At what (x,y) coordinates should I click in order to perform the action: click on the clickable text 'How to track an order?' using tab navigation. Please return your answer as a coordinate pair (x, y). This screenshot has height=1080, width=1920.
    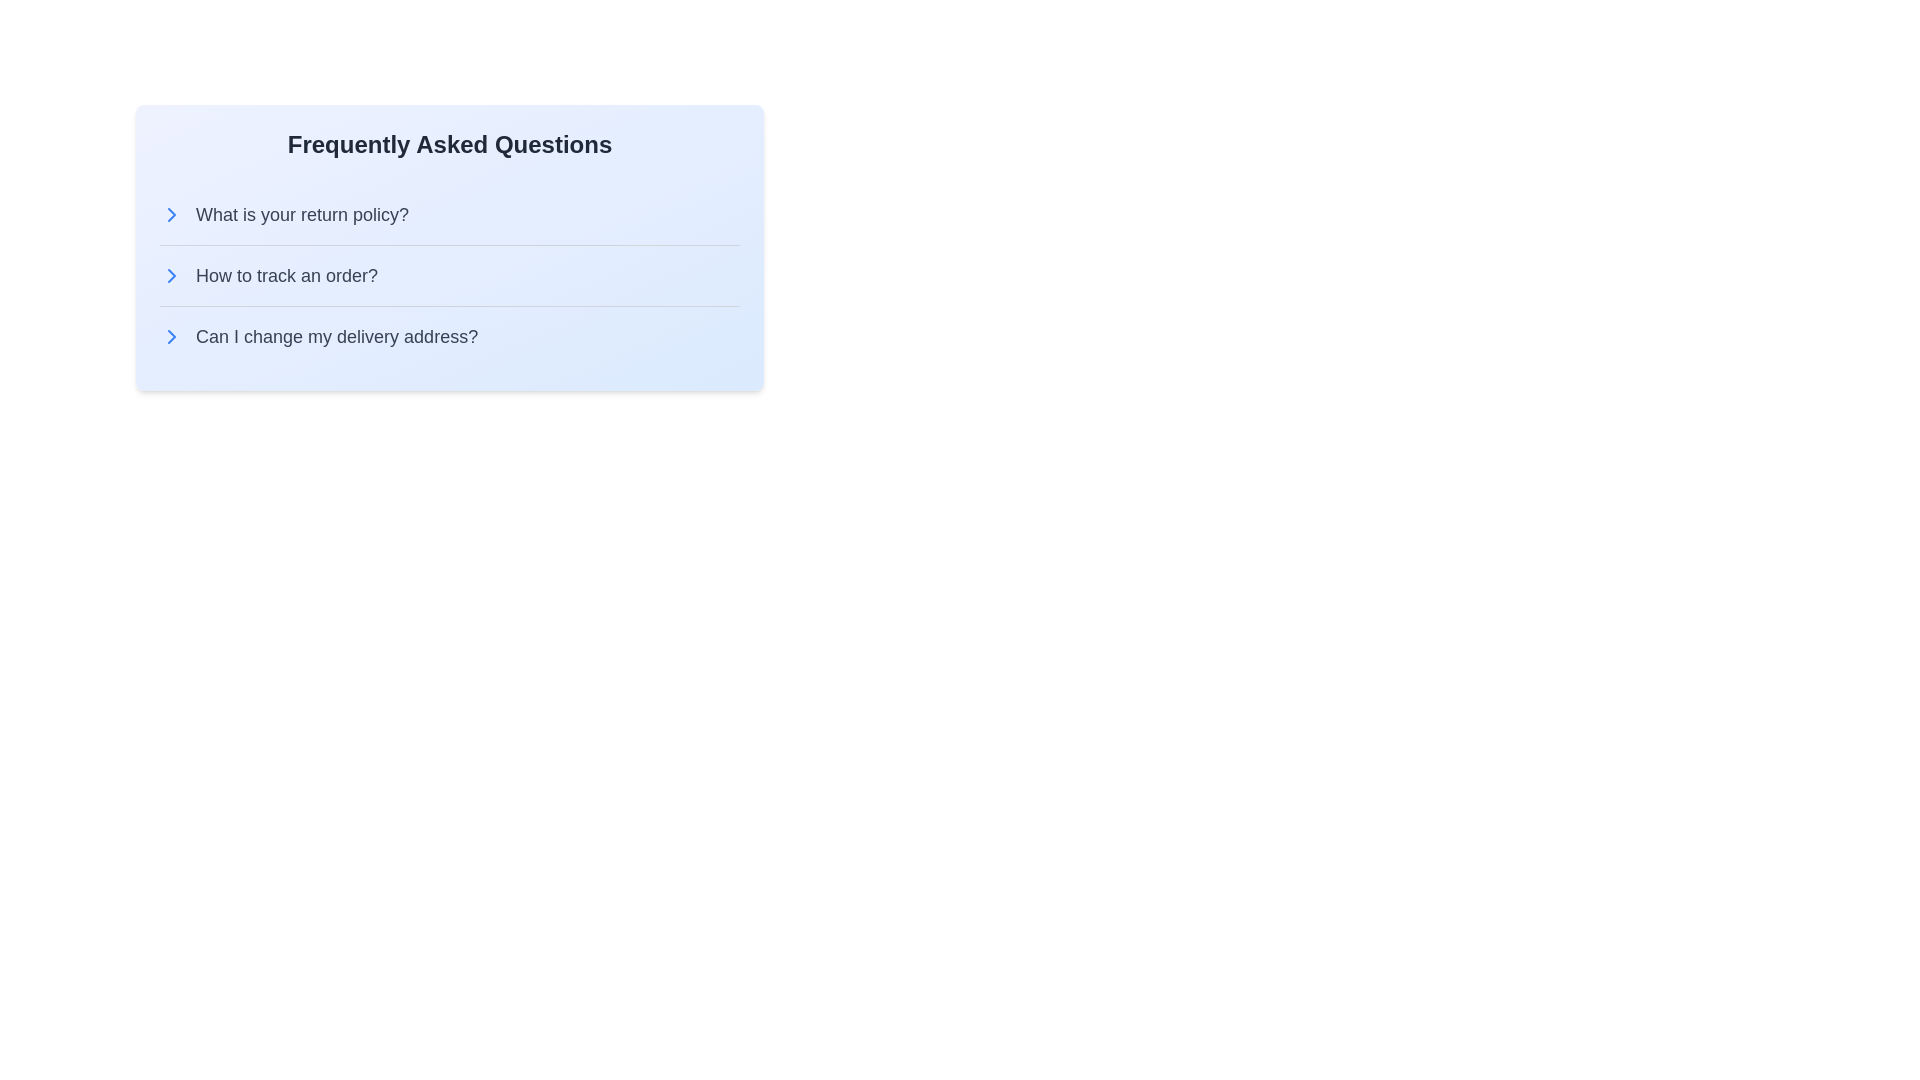
    Looking at the image, I should click on (449, 275).